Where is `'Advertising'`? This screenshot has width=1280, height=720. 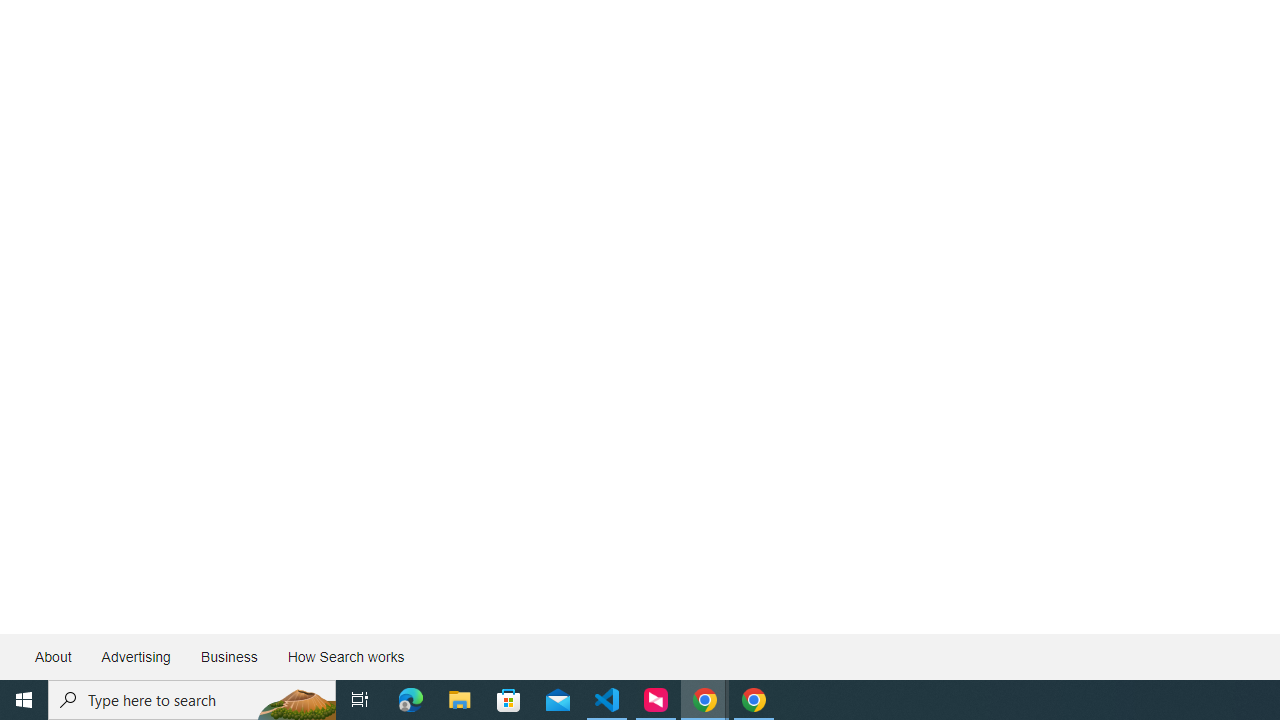 'Advertising' is located at coordinates (134, 657).